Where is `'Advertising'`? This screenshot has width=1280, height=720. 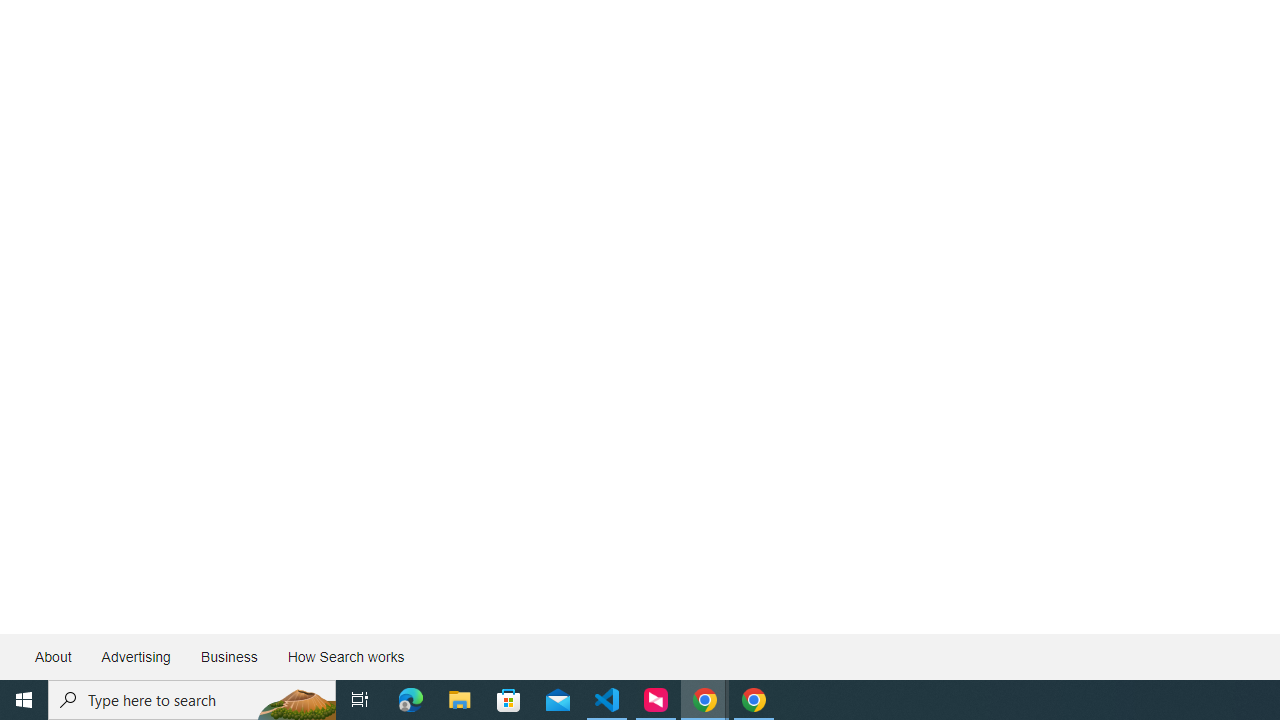 'Advertising' is located at coordinates (134, 657).